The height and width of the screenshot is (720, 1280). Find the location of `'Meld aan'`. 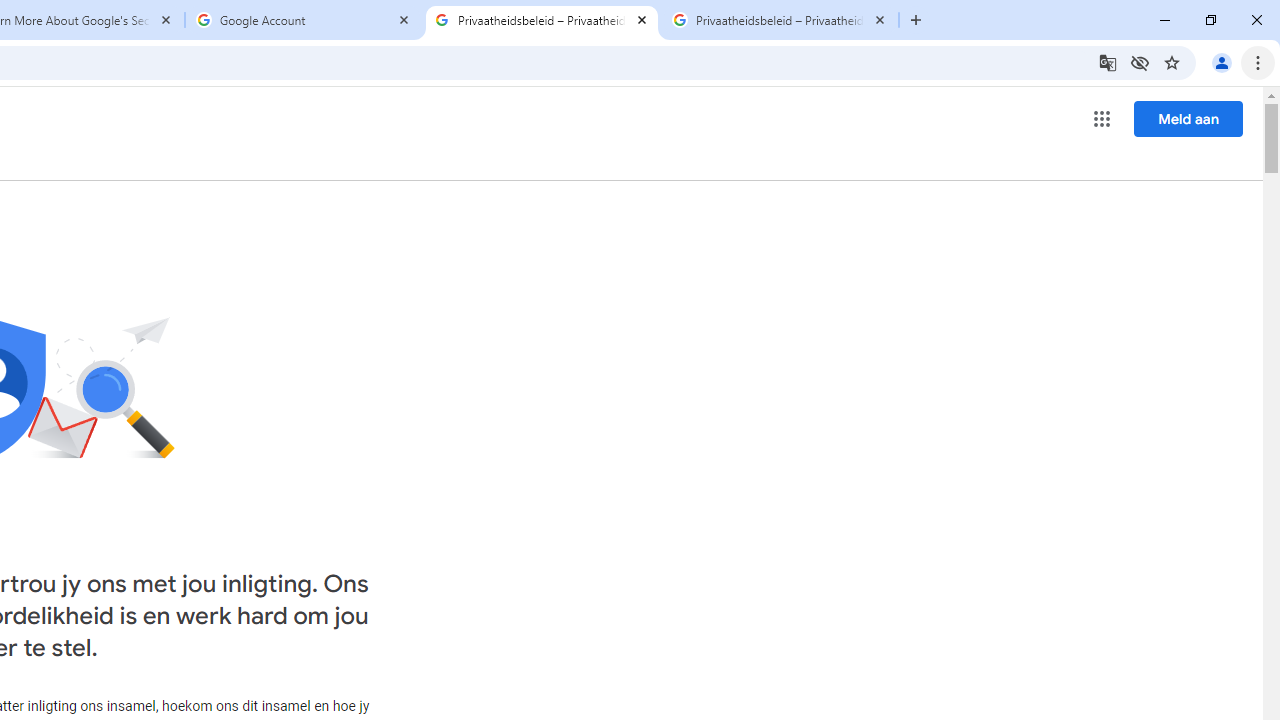

'Meld aan' is located at coordinates (1188, 118).